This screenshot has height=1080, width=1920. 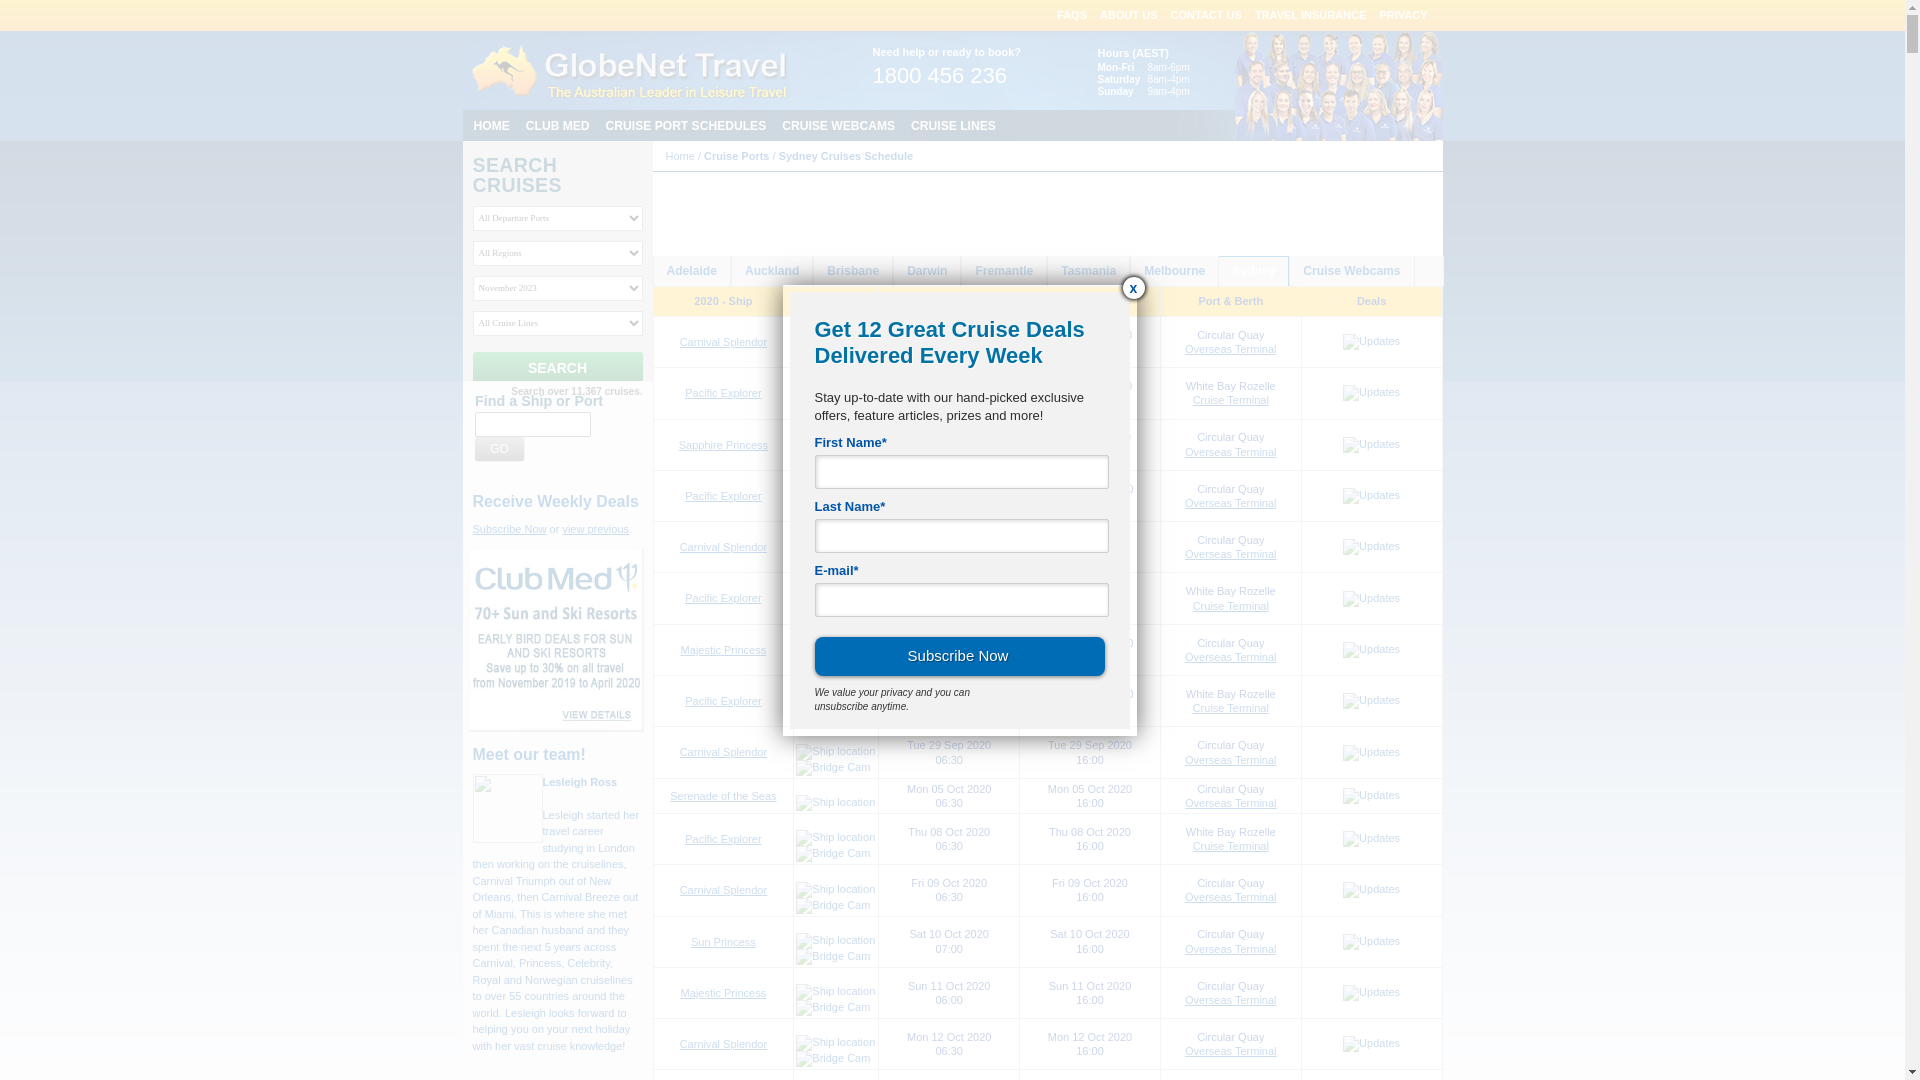 I want to click on 'Bridge Cam', so click(x=833, y=459).